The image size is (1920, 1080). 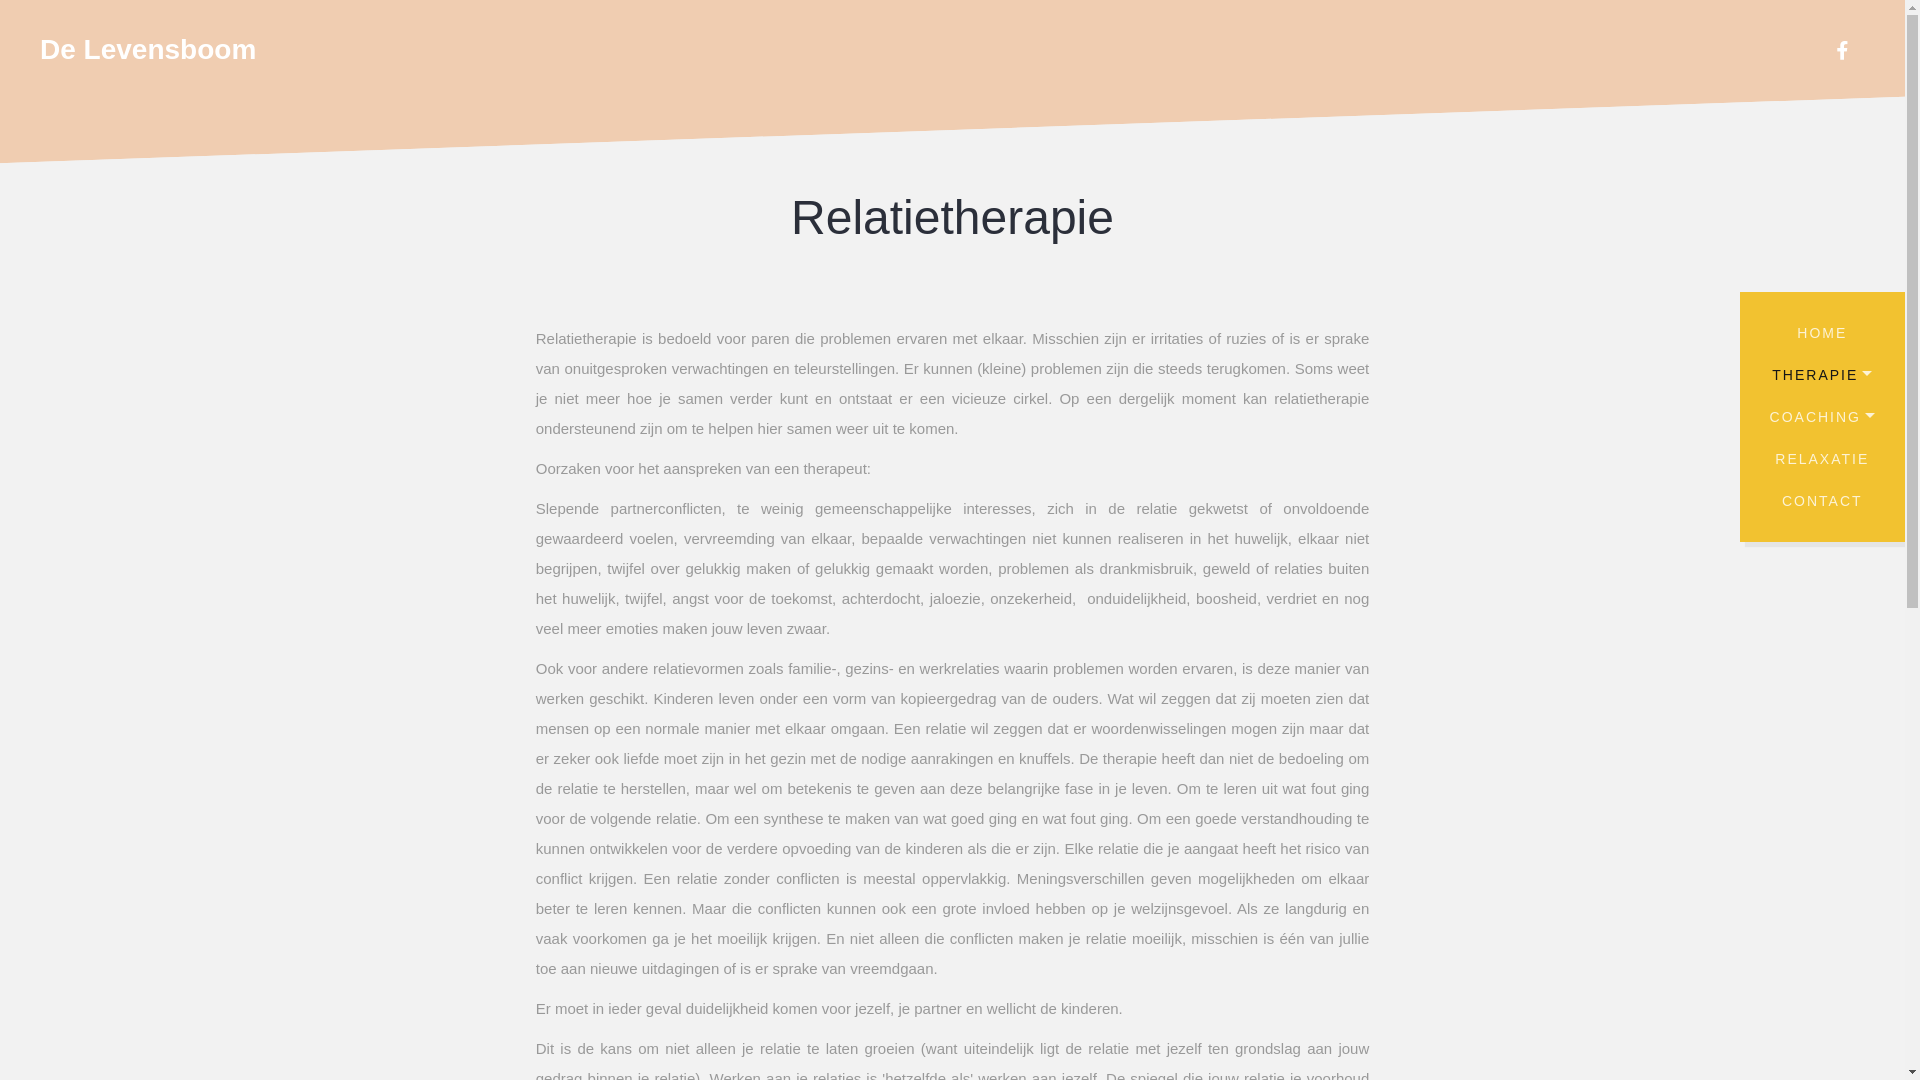 I want to click on 'HOME', so click(x=1822, y=331).